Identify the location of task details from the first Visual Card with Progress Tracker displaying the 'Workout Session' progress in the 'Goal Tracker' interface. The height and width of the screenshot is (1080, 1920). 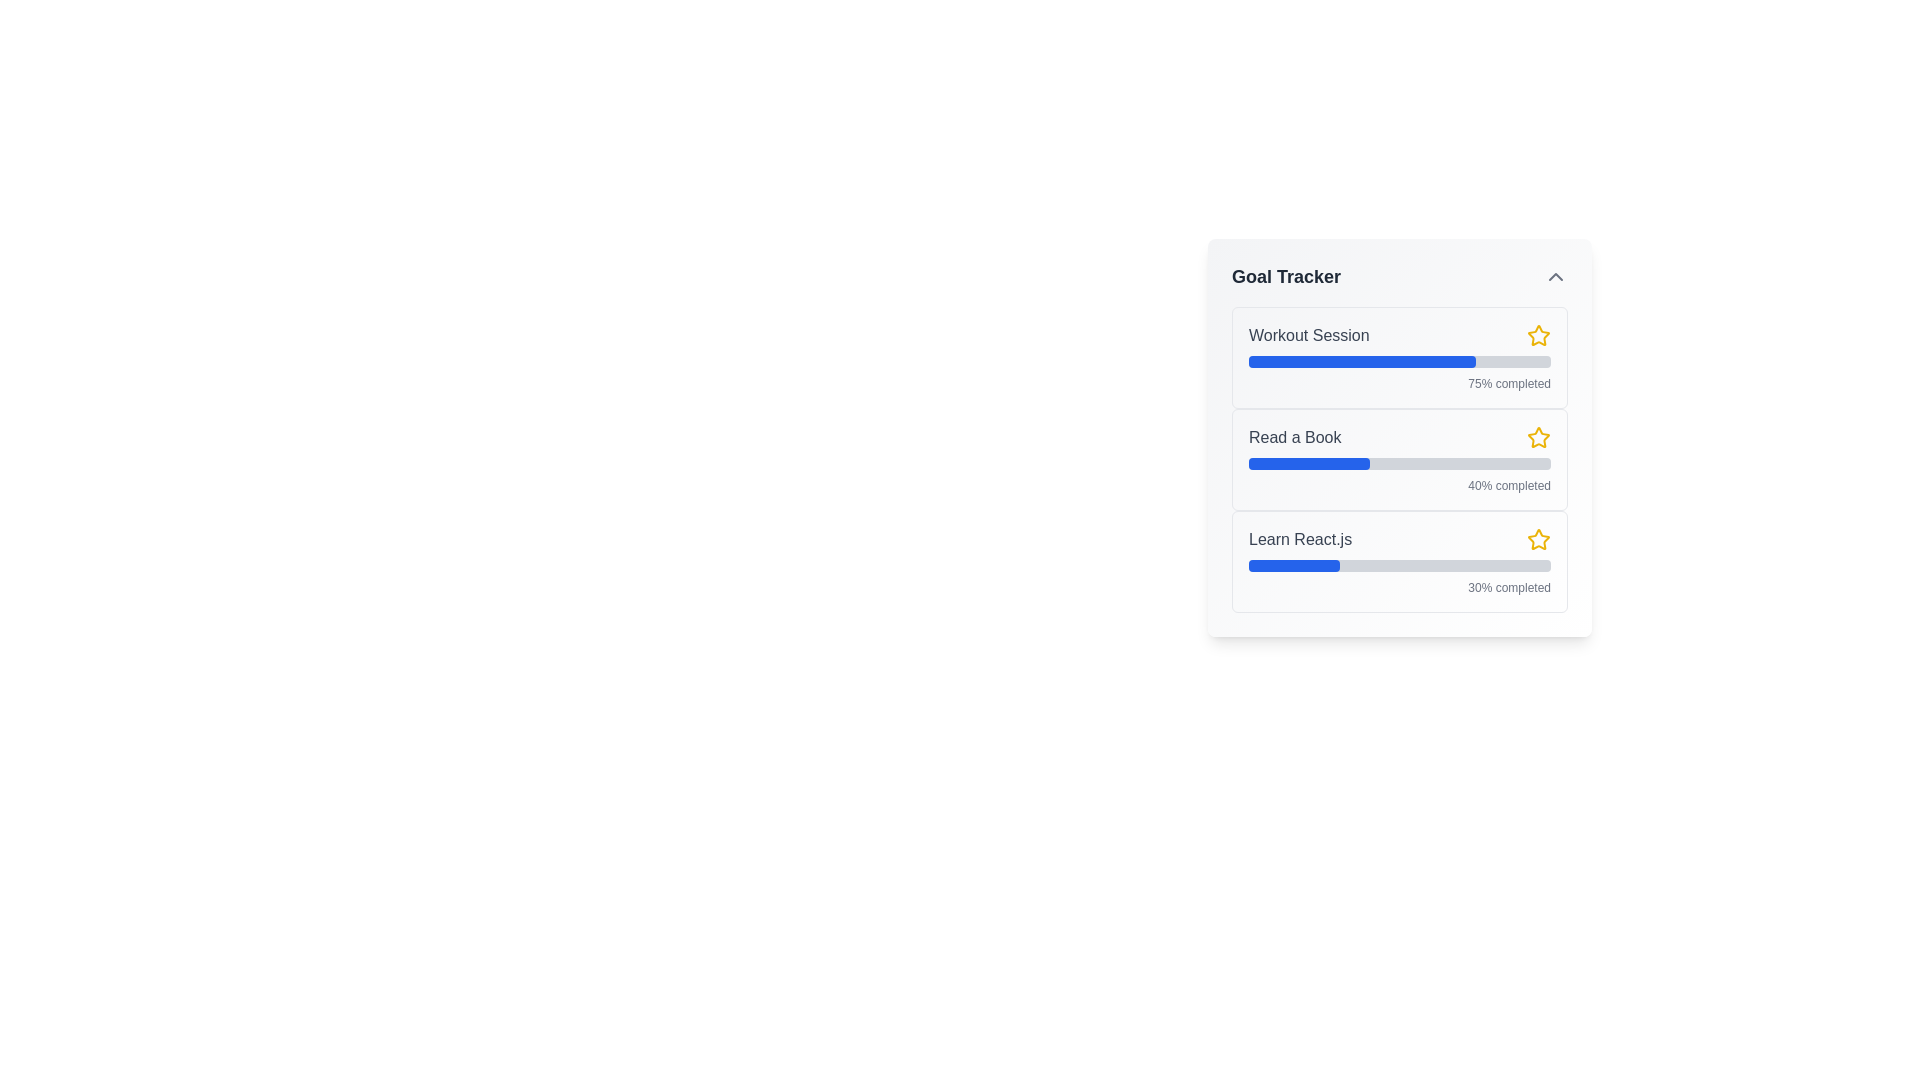
(1399, 357).